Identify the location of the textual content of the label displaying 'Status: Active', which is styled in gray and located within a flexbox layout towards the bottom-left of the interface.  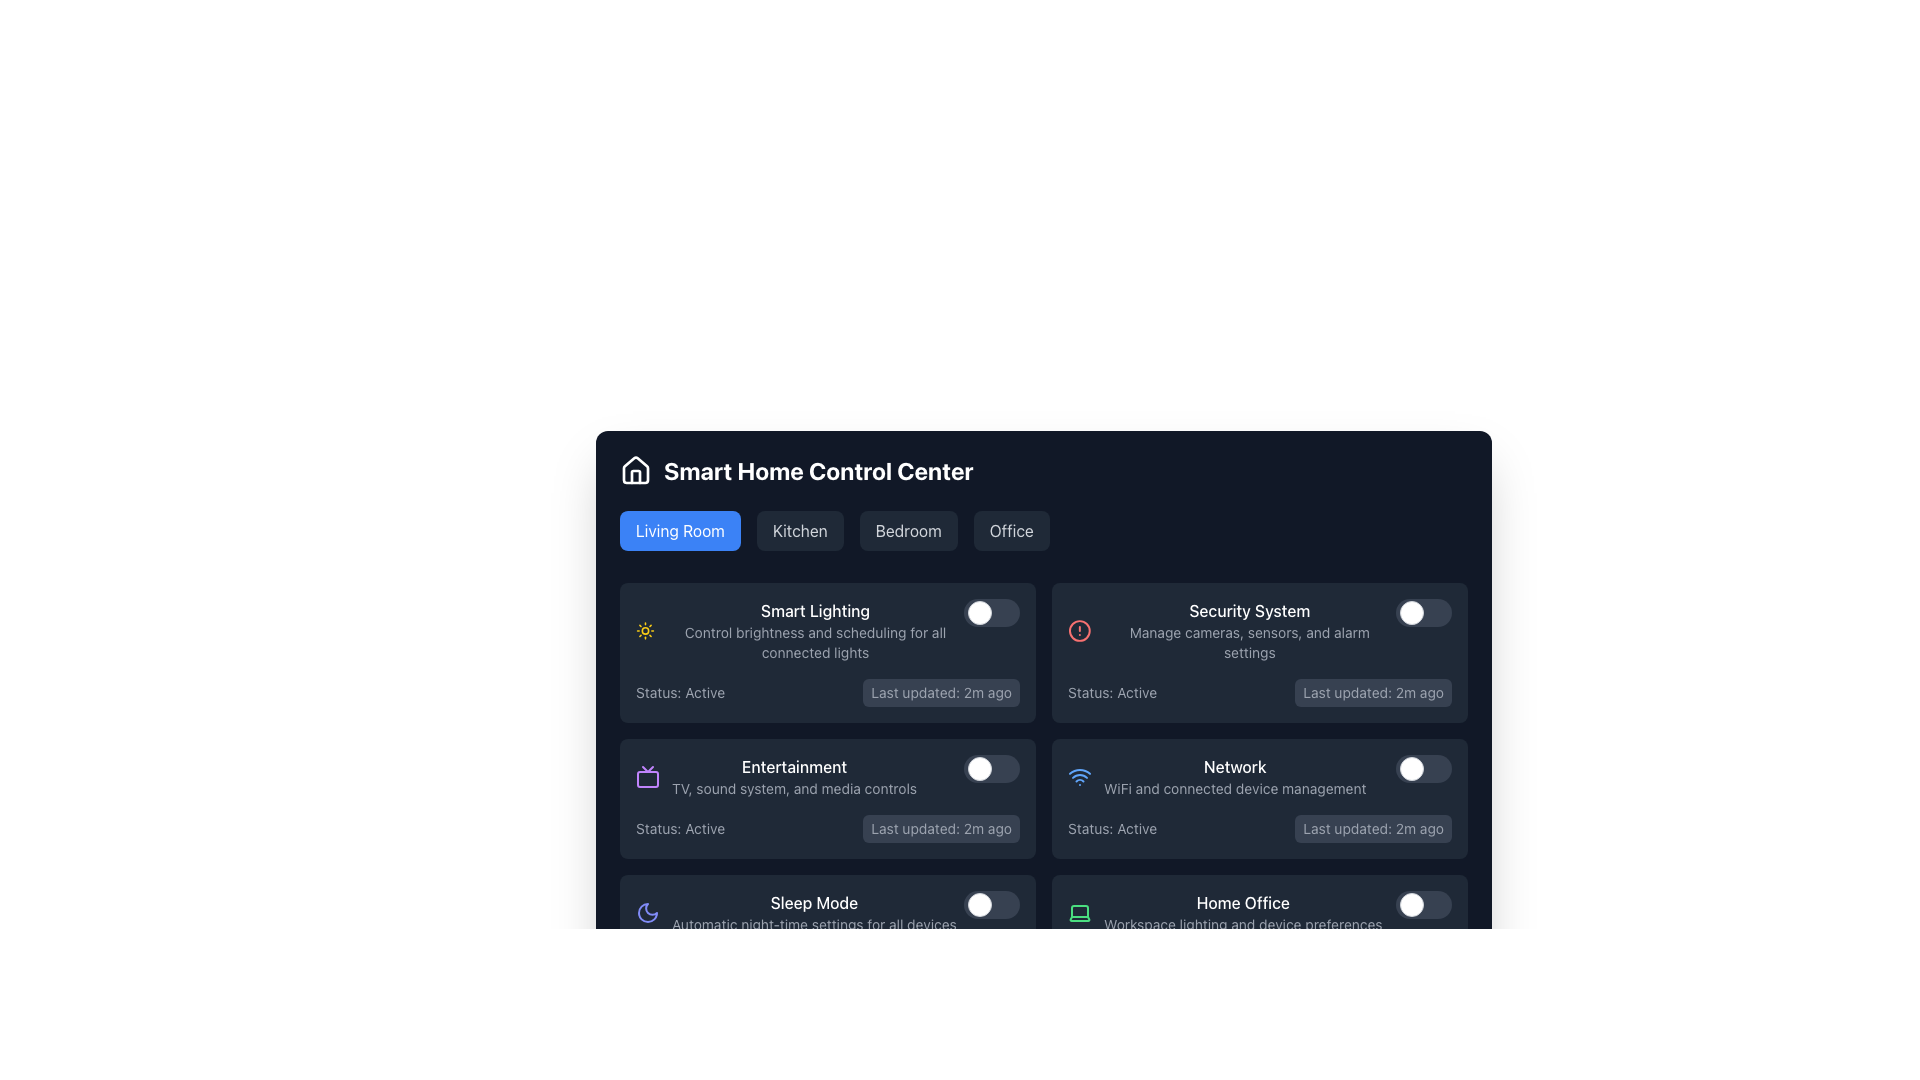
(680, 963).